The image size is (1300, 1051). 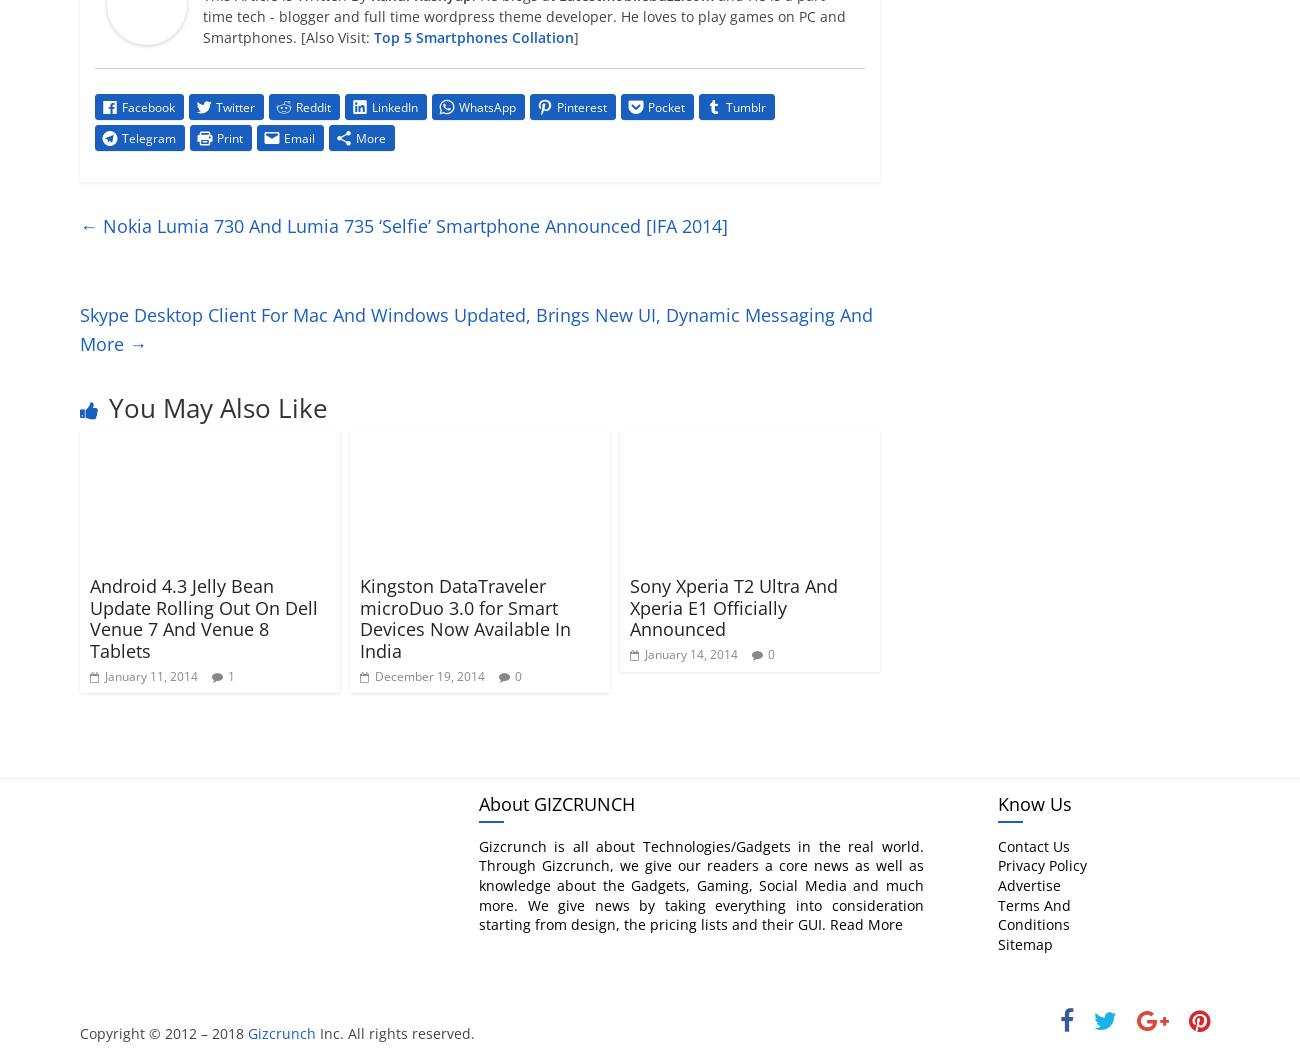 What do you see at coordinates (299, 136) in the screenshot?
I see `'Email'` at bounding box center [299, 136].